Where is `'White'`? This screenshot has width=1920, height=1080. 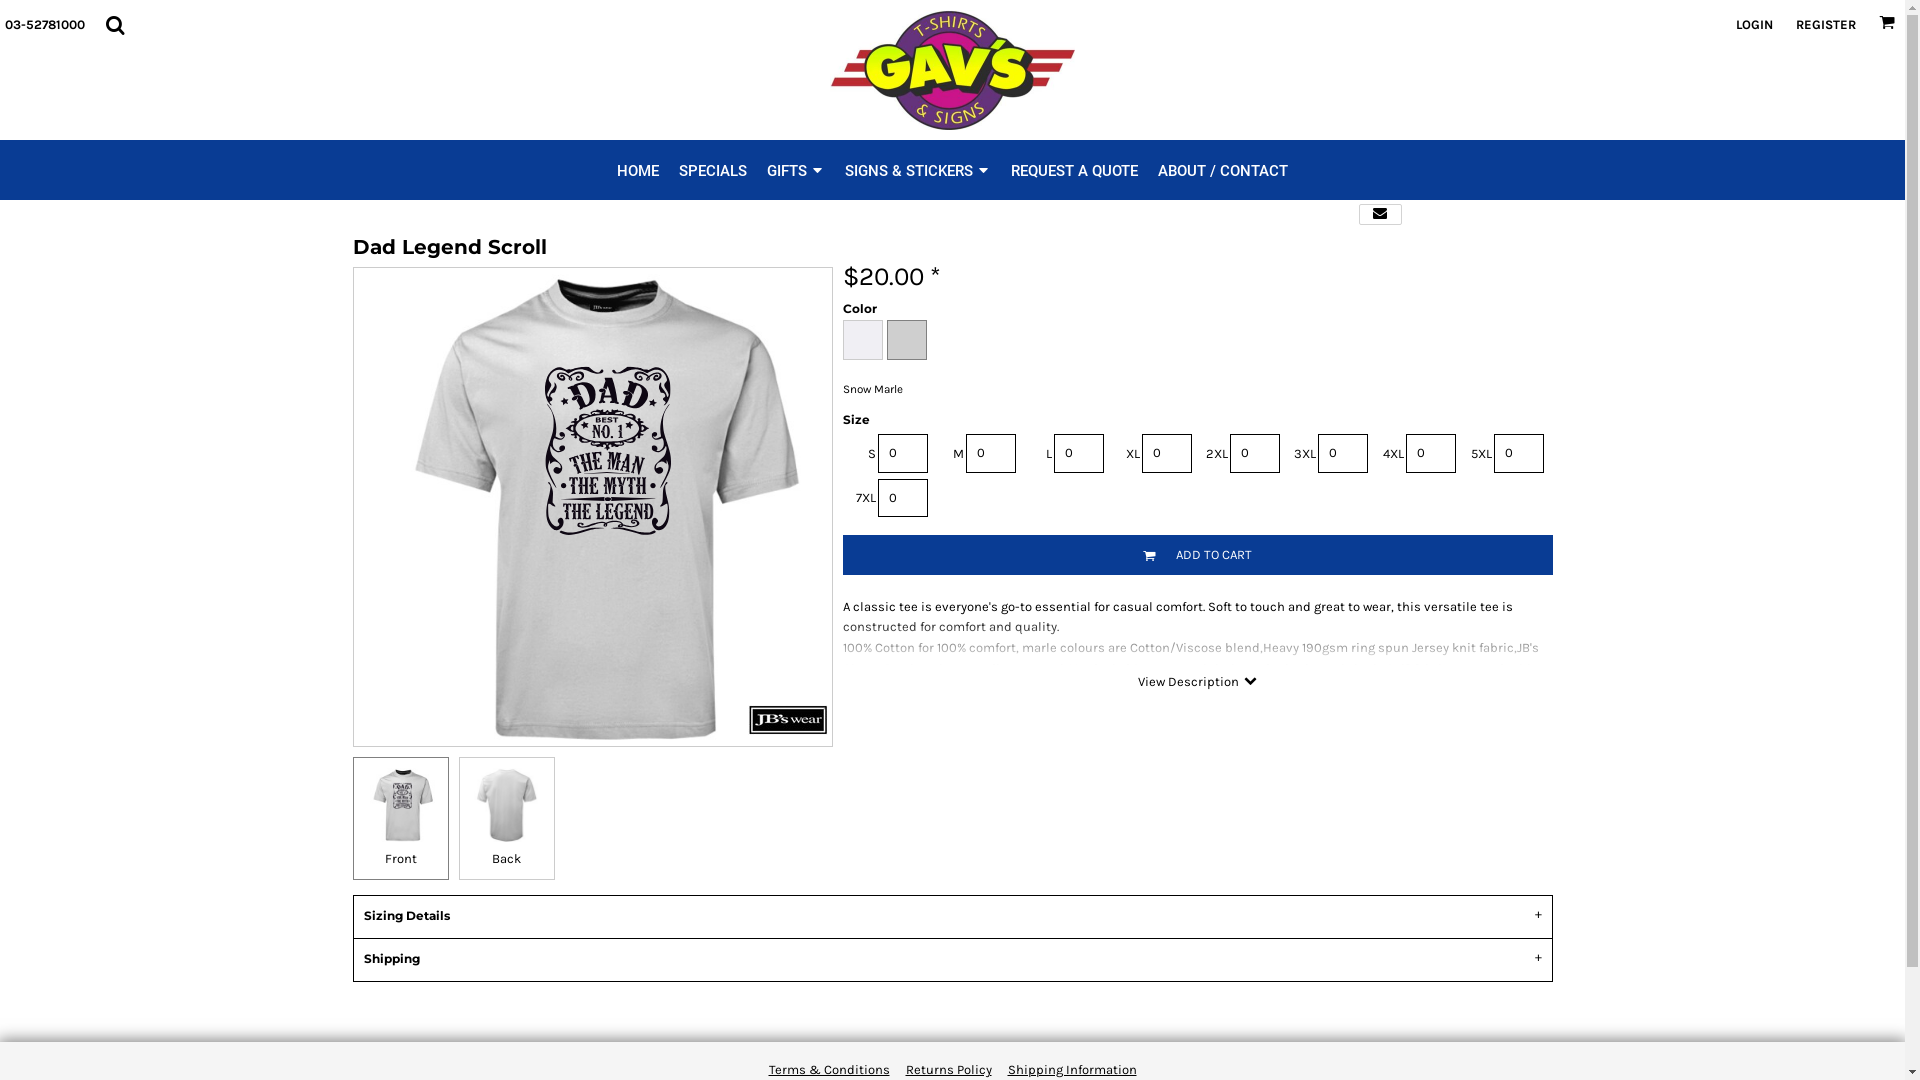
'White' is located at coordinates (862, 338).